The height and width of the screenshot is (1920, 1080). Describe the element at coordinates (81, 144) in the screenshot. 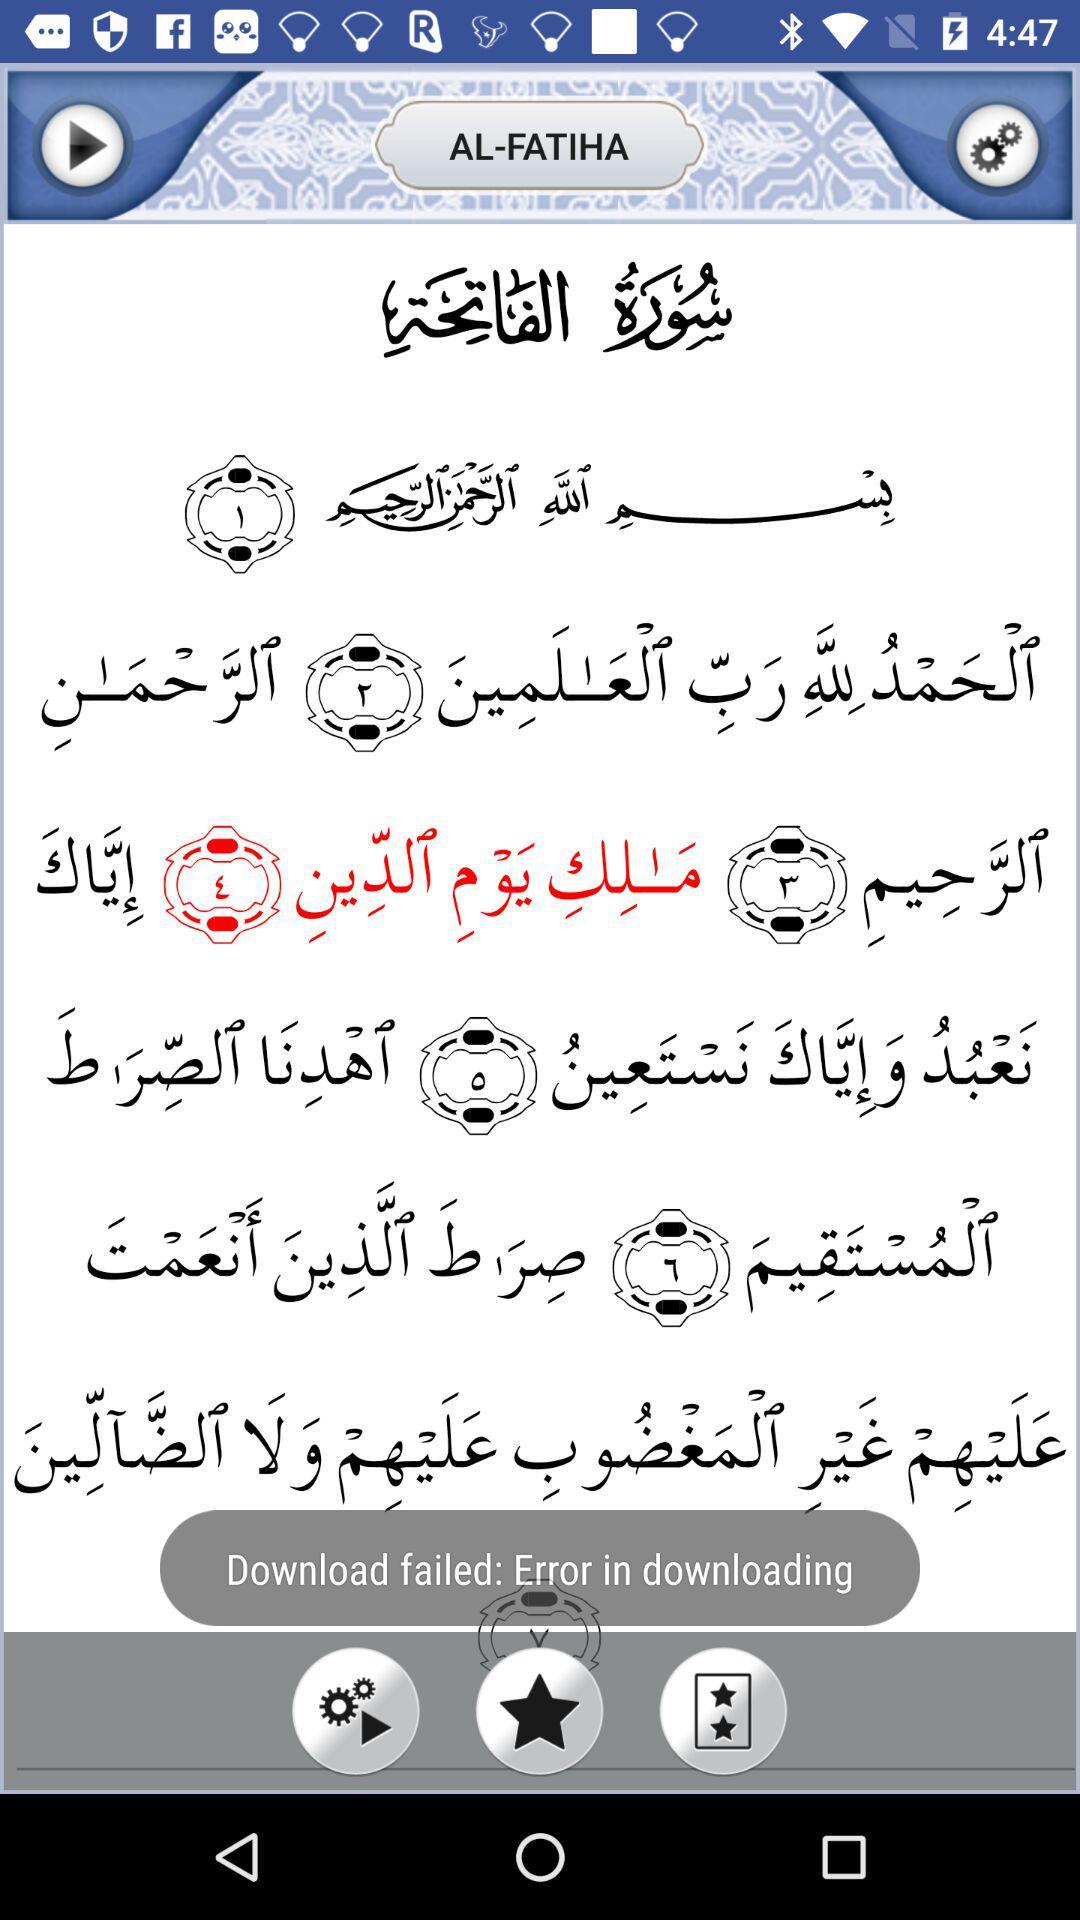

I see `play` at that location.